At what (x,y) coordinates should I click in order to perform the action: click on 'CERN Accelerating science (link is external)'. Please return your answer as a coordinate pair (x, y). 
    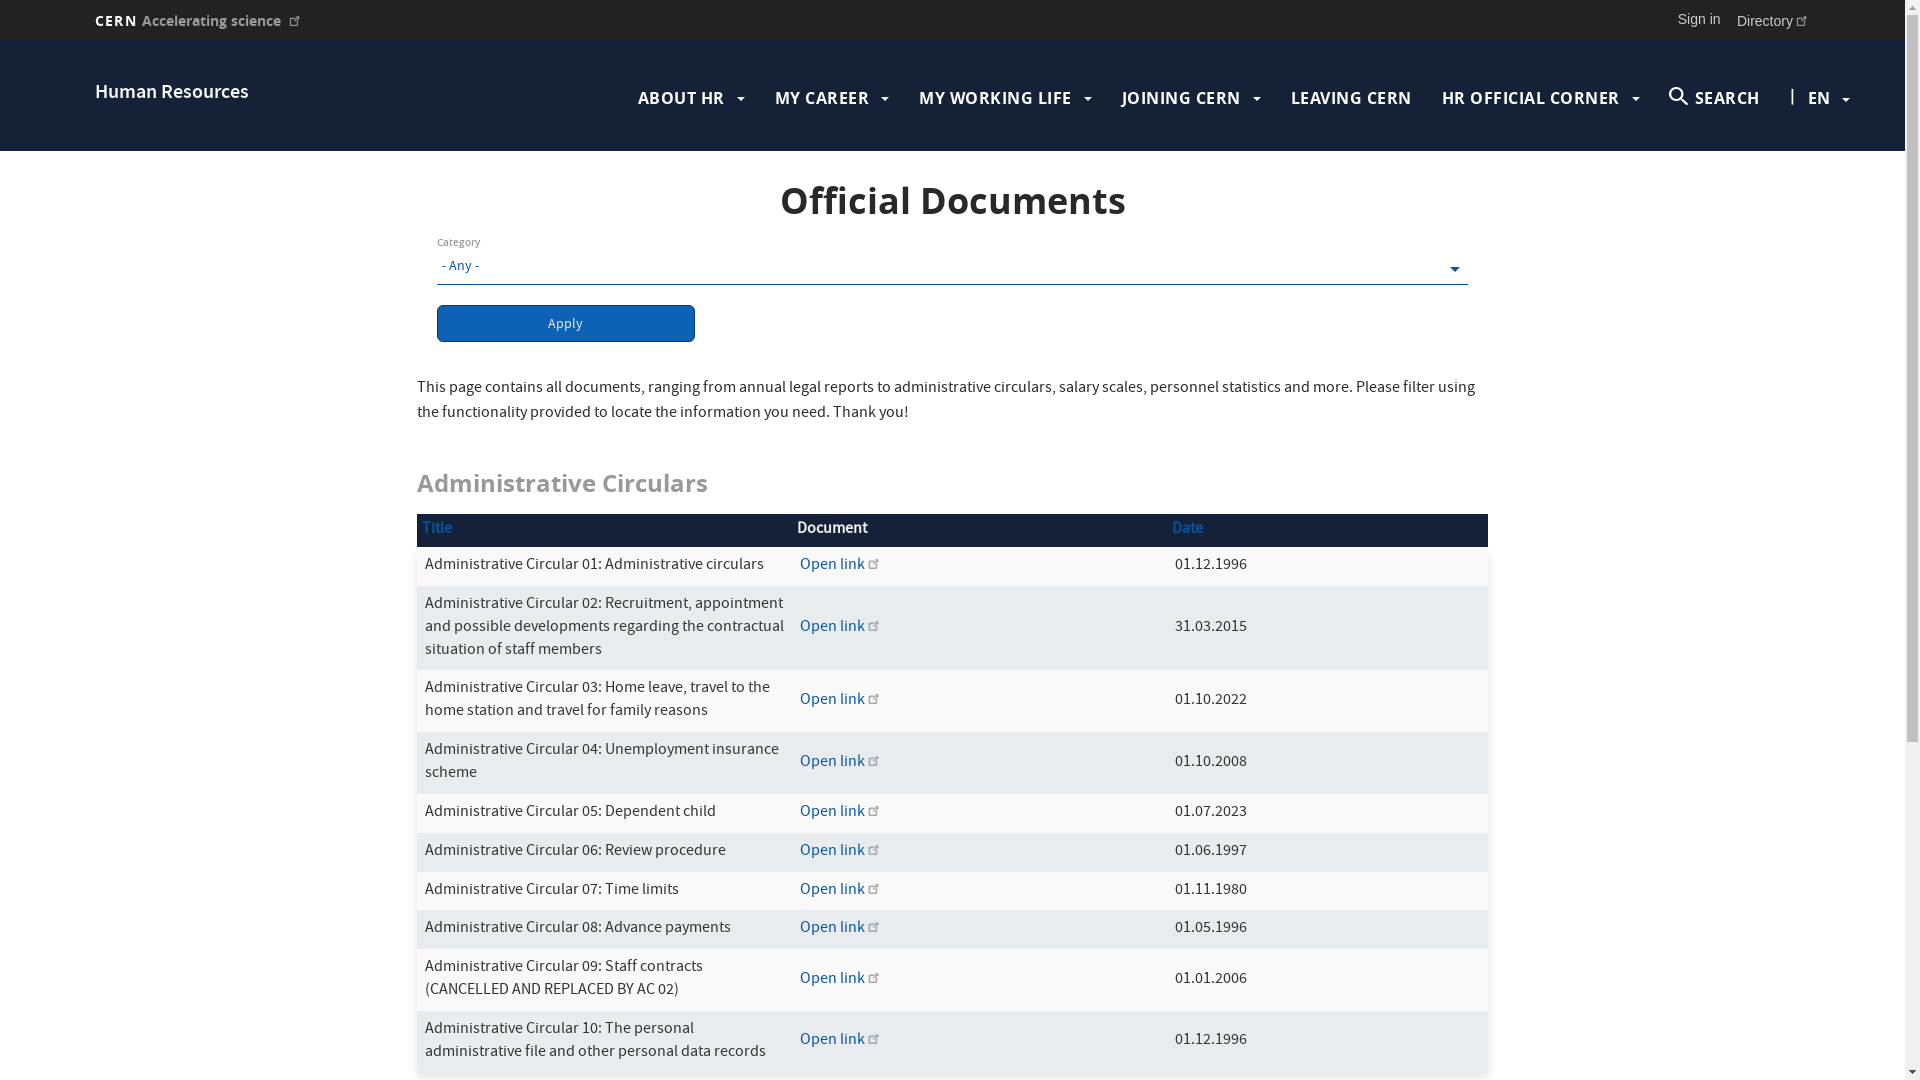
    Looking at the image, I should click on (198, 19).